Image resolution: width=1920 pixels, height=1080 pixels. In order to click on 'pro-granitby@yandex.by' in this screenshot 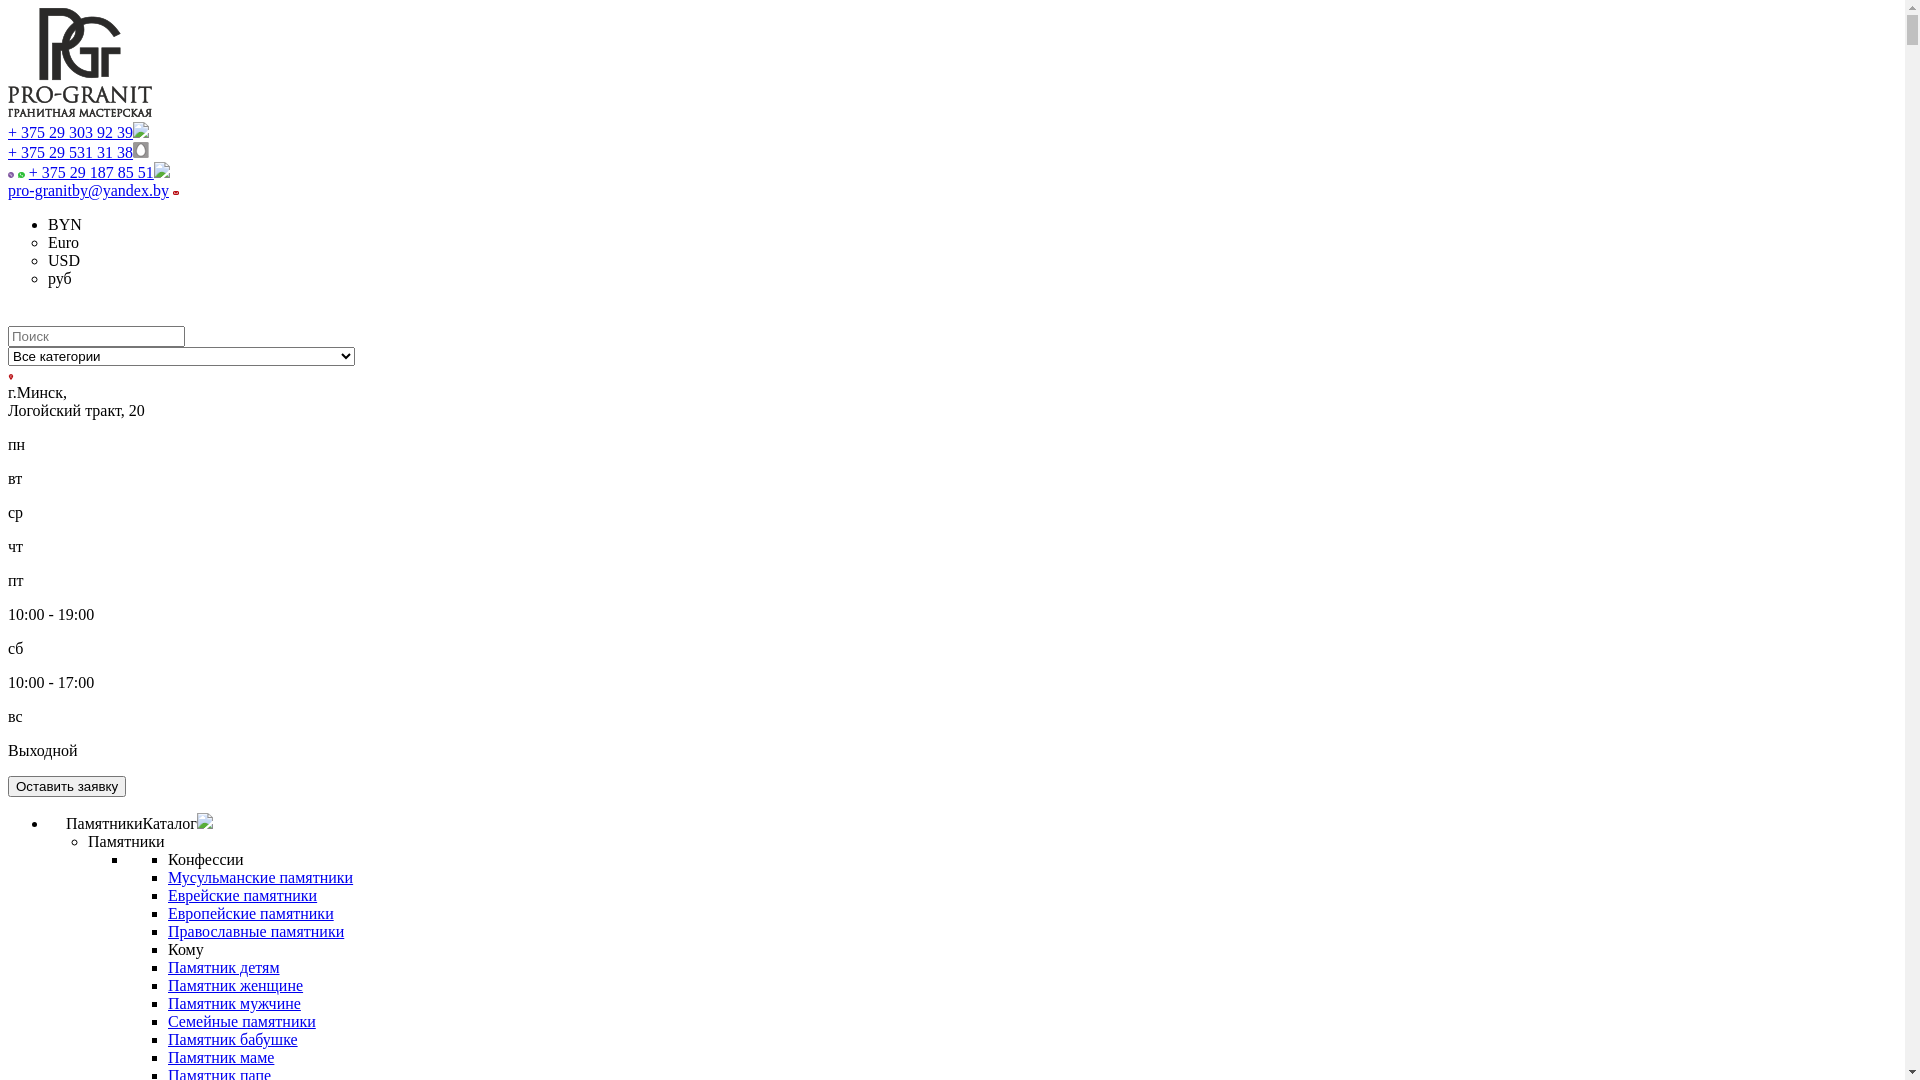, I will do `click(87, 190)`.